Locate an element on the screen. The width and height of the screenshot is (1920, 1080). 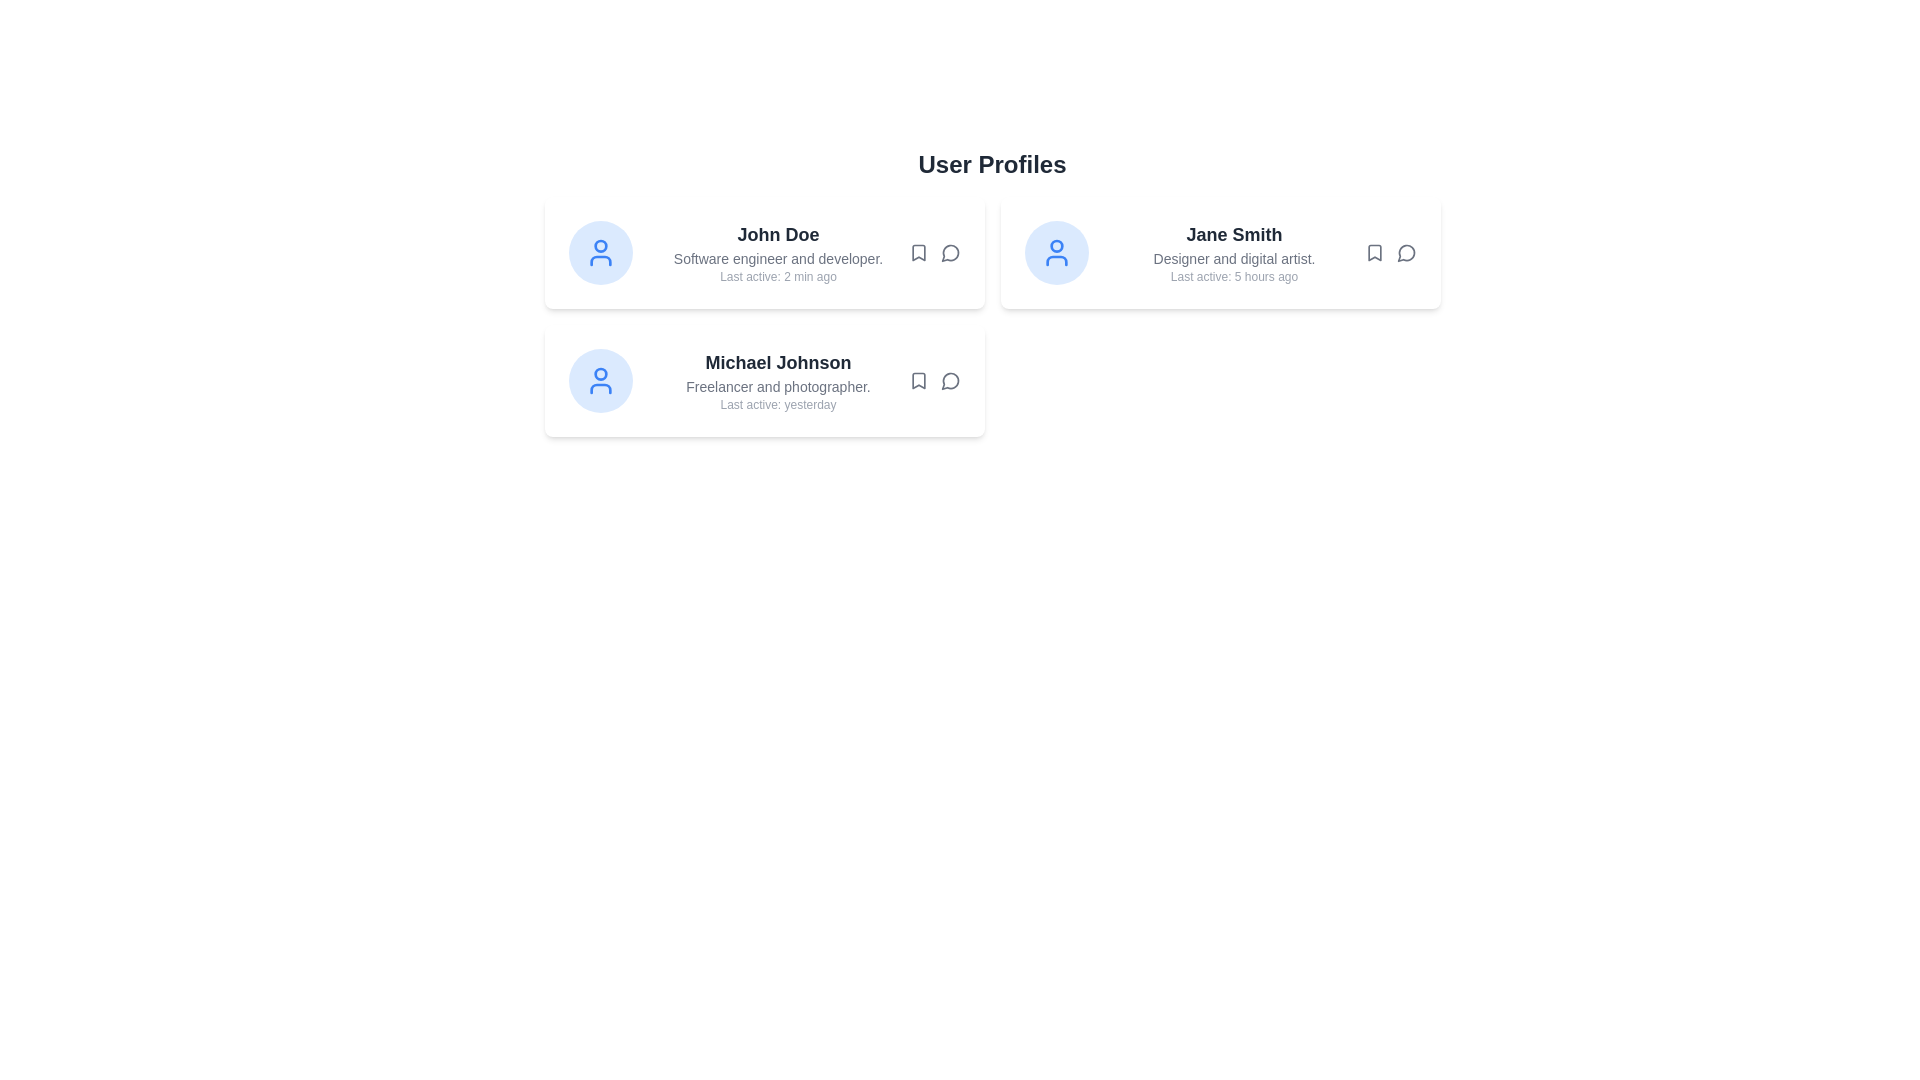
the avatar icon for the user 'Michael Johnson' located in the second row of the user profile cards is located at coordinates (599, 381).